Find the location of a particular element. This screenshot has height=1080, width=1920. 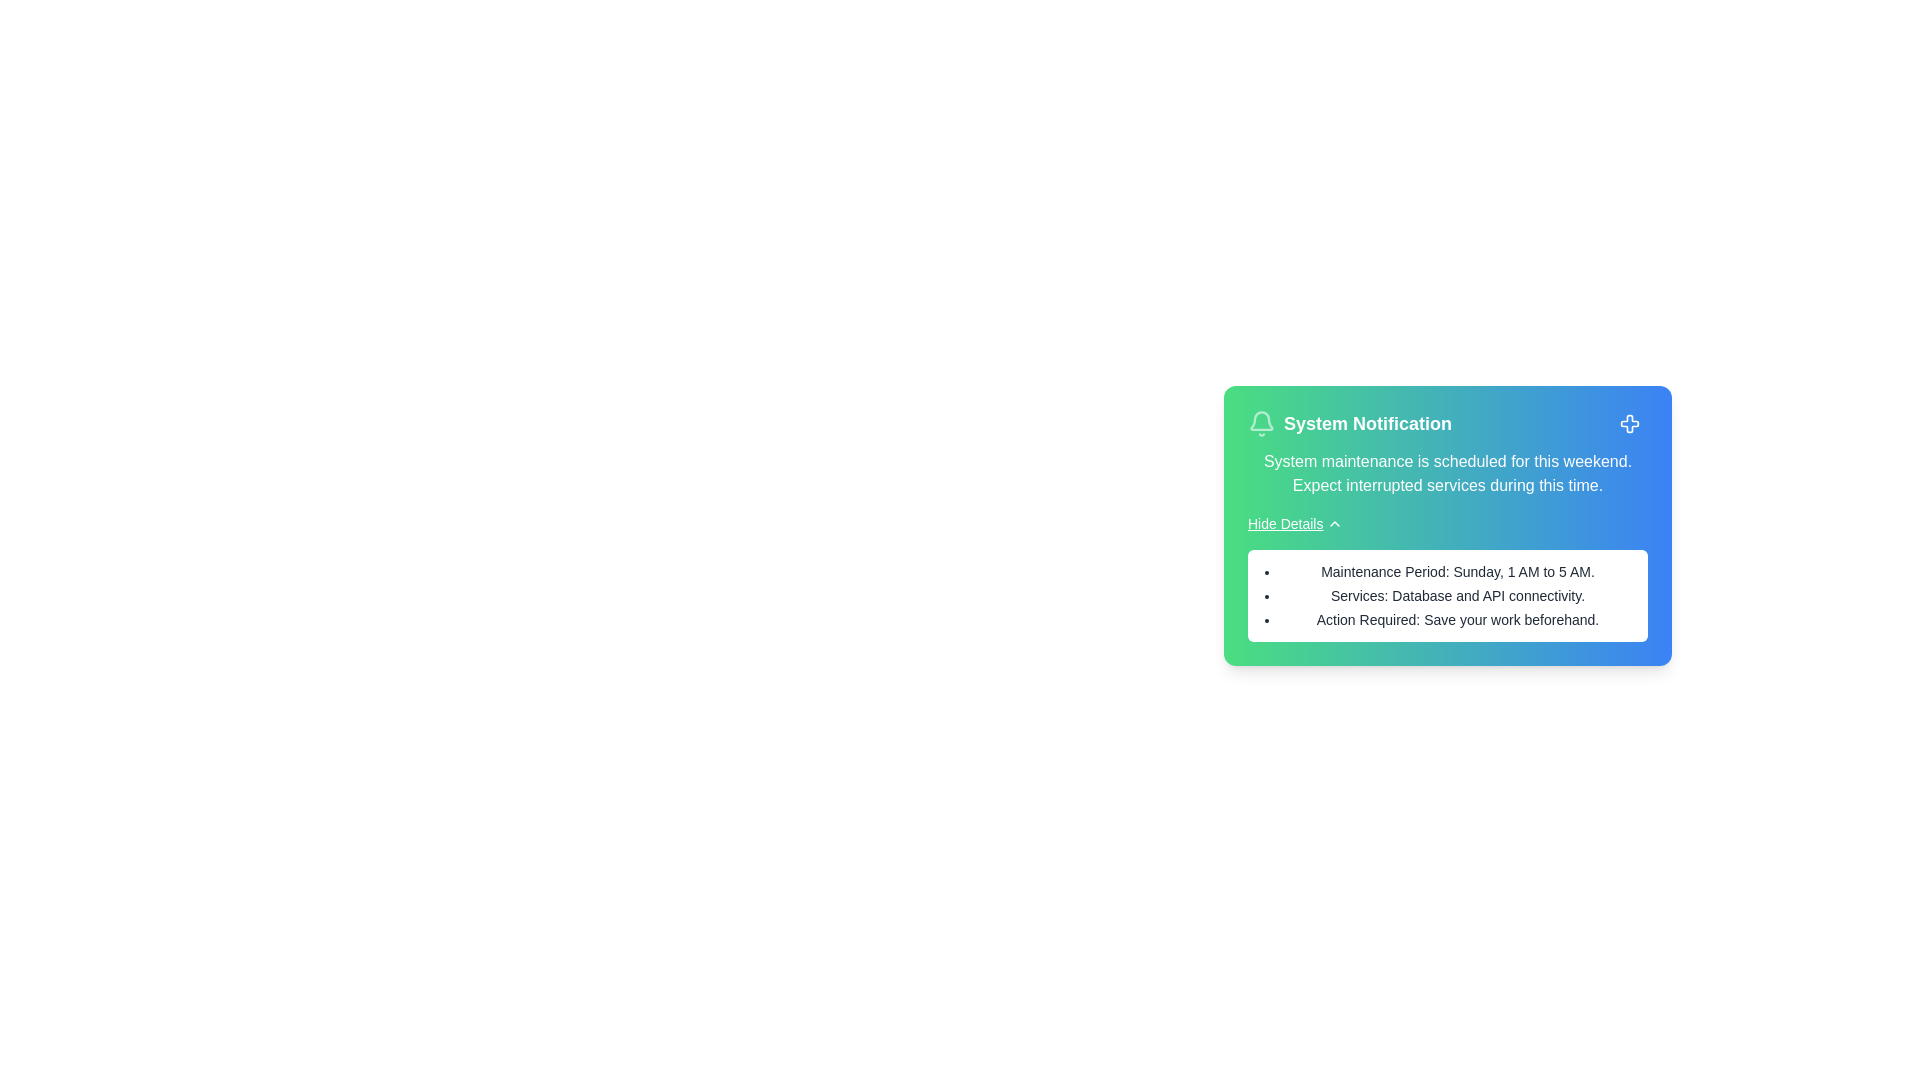

the 'Hide Details' button to toggle the visibility of the details section is located at coordinates (1295, 523).